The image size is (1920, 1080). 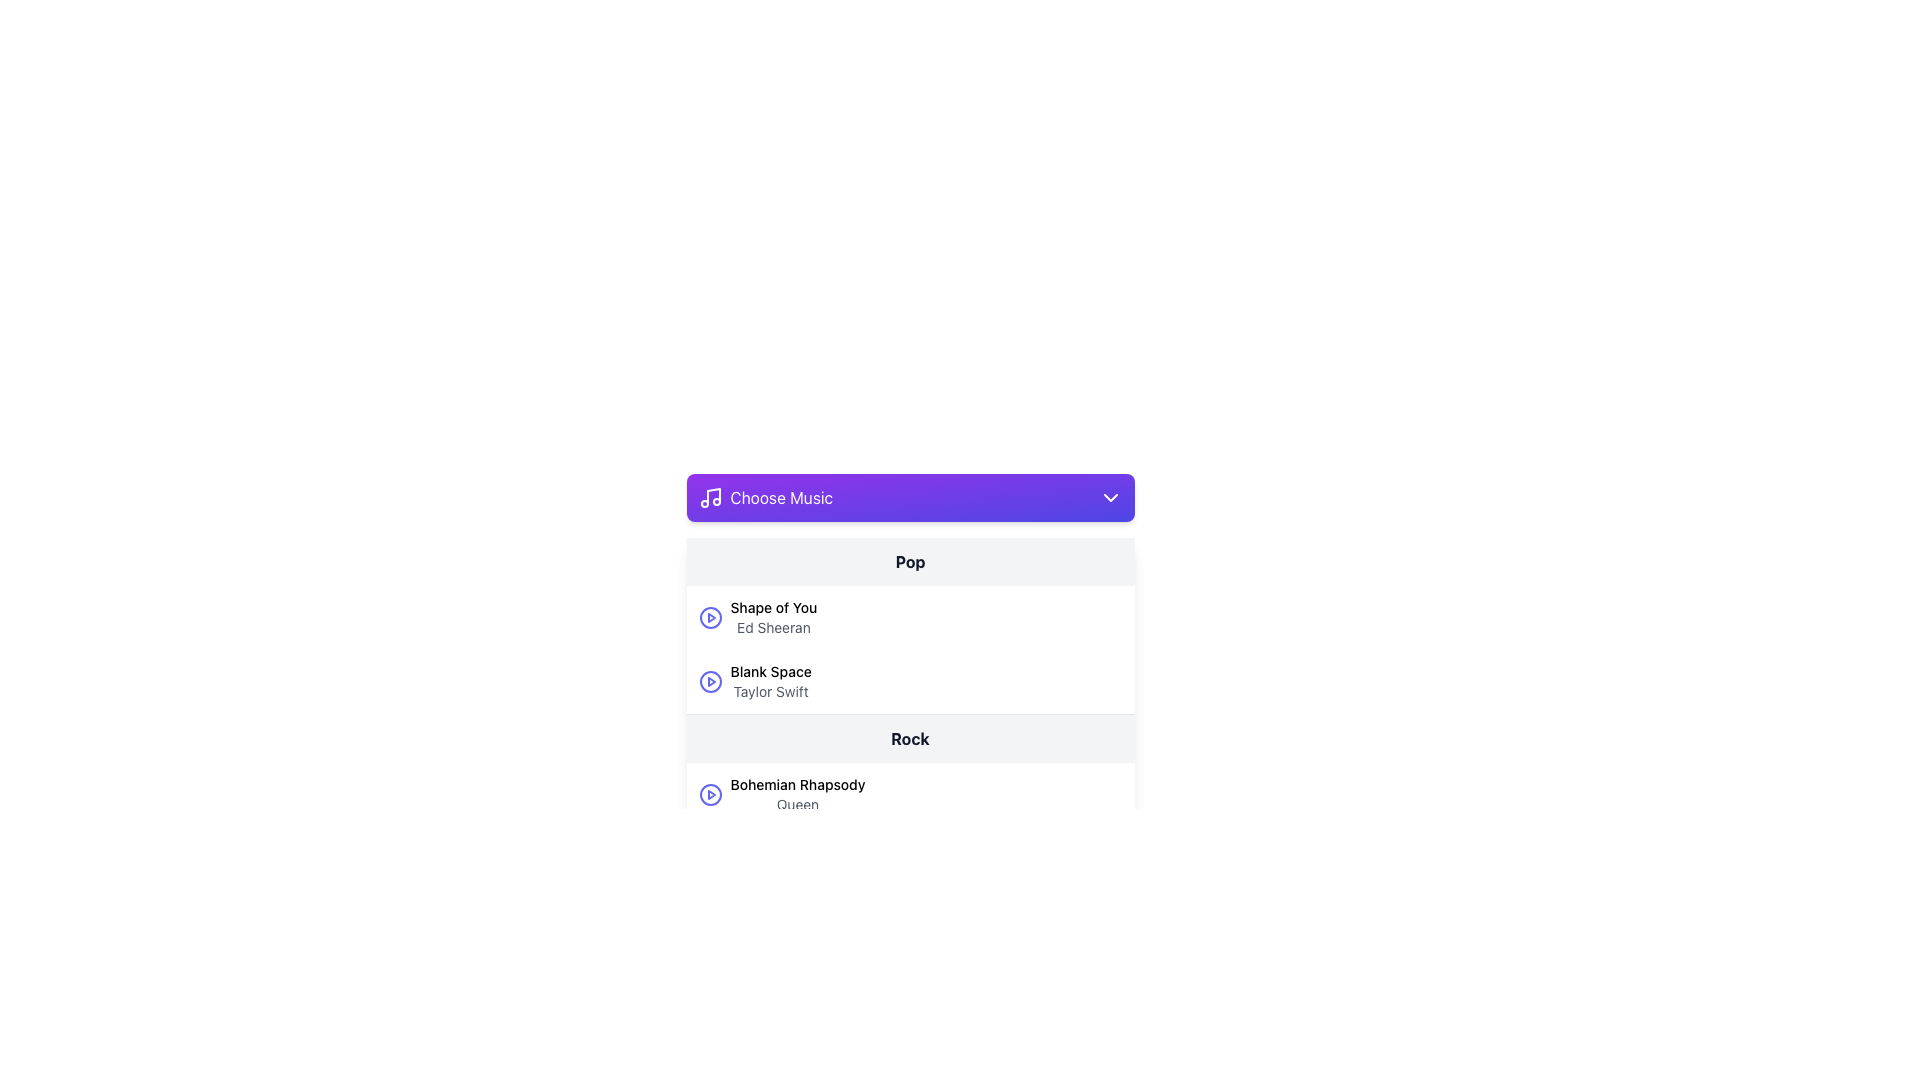 What do you see at coordinates (909, 793) in the screenshot?
I see `the first list item displaying 'Bohemian Rhapsody' by 'Queen'` at bounding box center [909, 793].